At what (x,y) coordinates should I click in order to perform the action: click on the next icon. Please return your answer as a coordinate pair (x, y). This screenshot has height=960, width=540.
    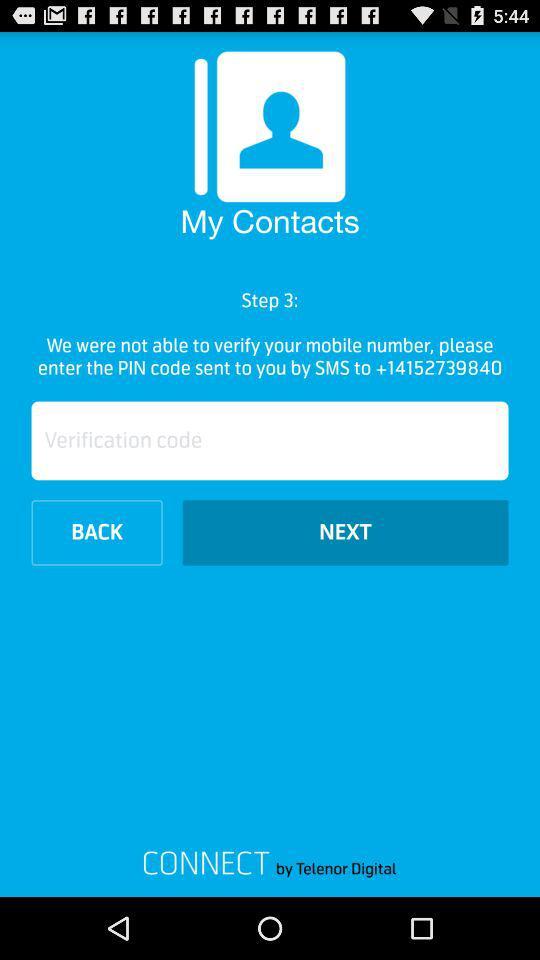
    Looking at the image, I should click on (344, 531).